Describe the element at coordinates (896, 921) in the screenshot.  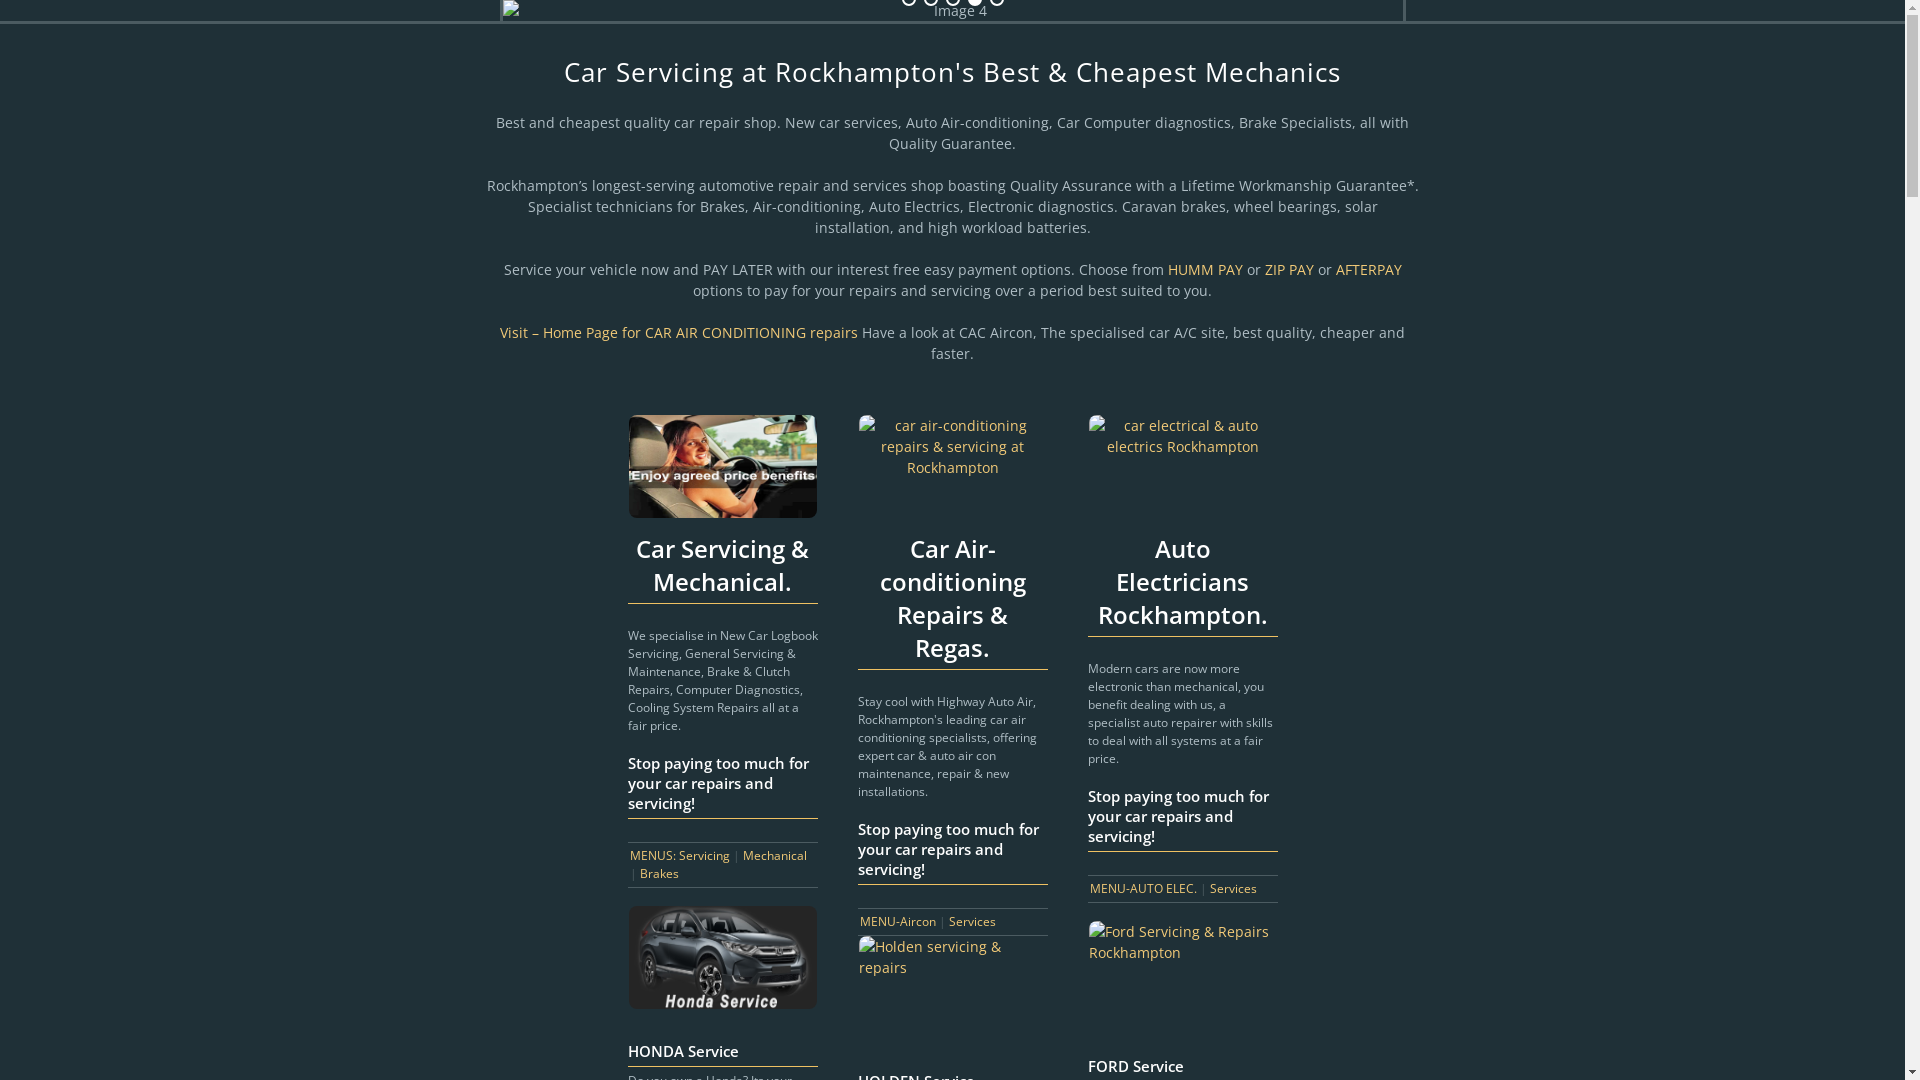
I see `'MENU-Aircon'` at that location.